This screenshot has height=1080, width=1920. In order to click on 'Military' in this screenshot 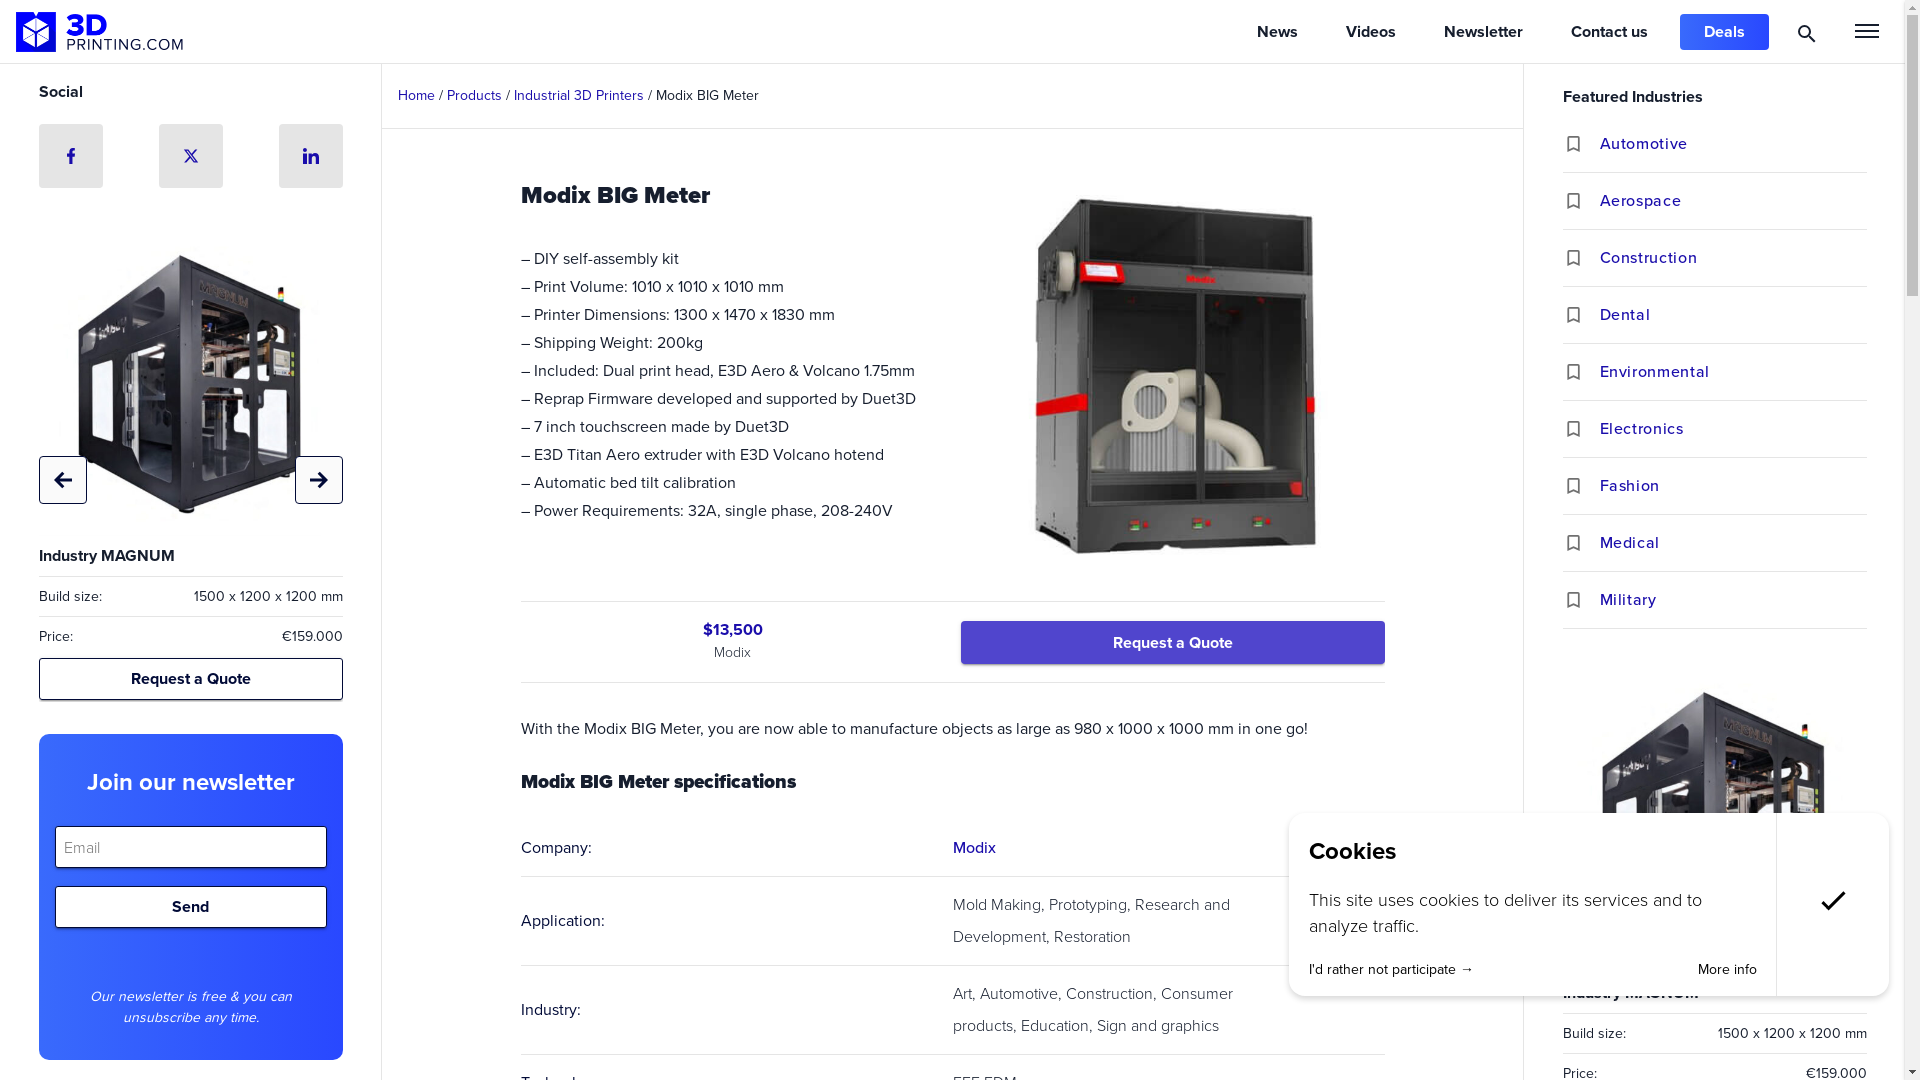, I will do `click(1598, 599)`.